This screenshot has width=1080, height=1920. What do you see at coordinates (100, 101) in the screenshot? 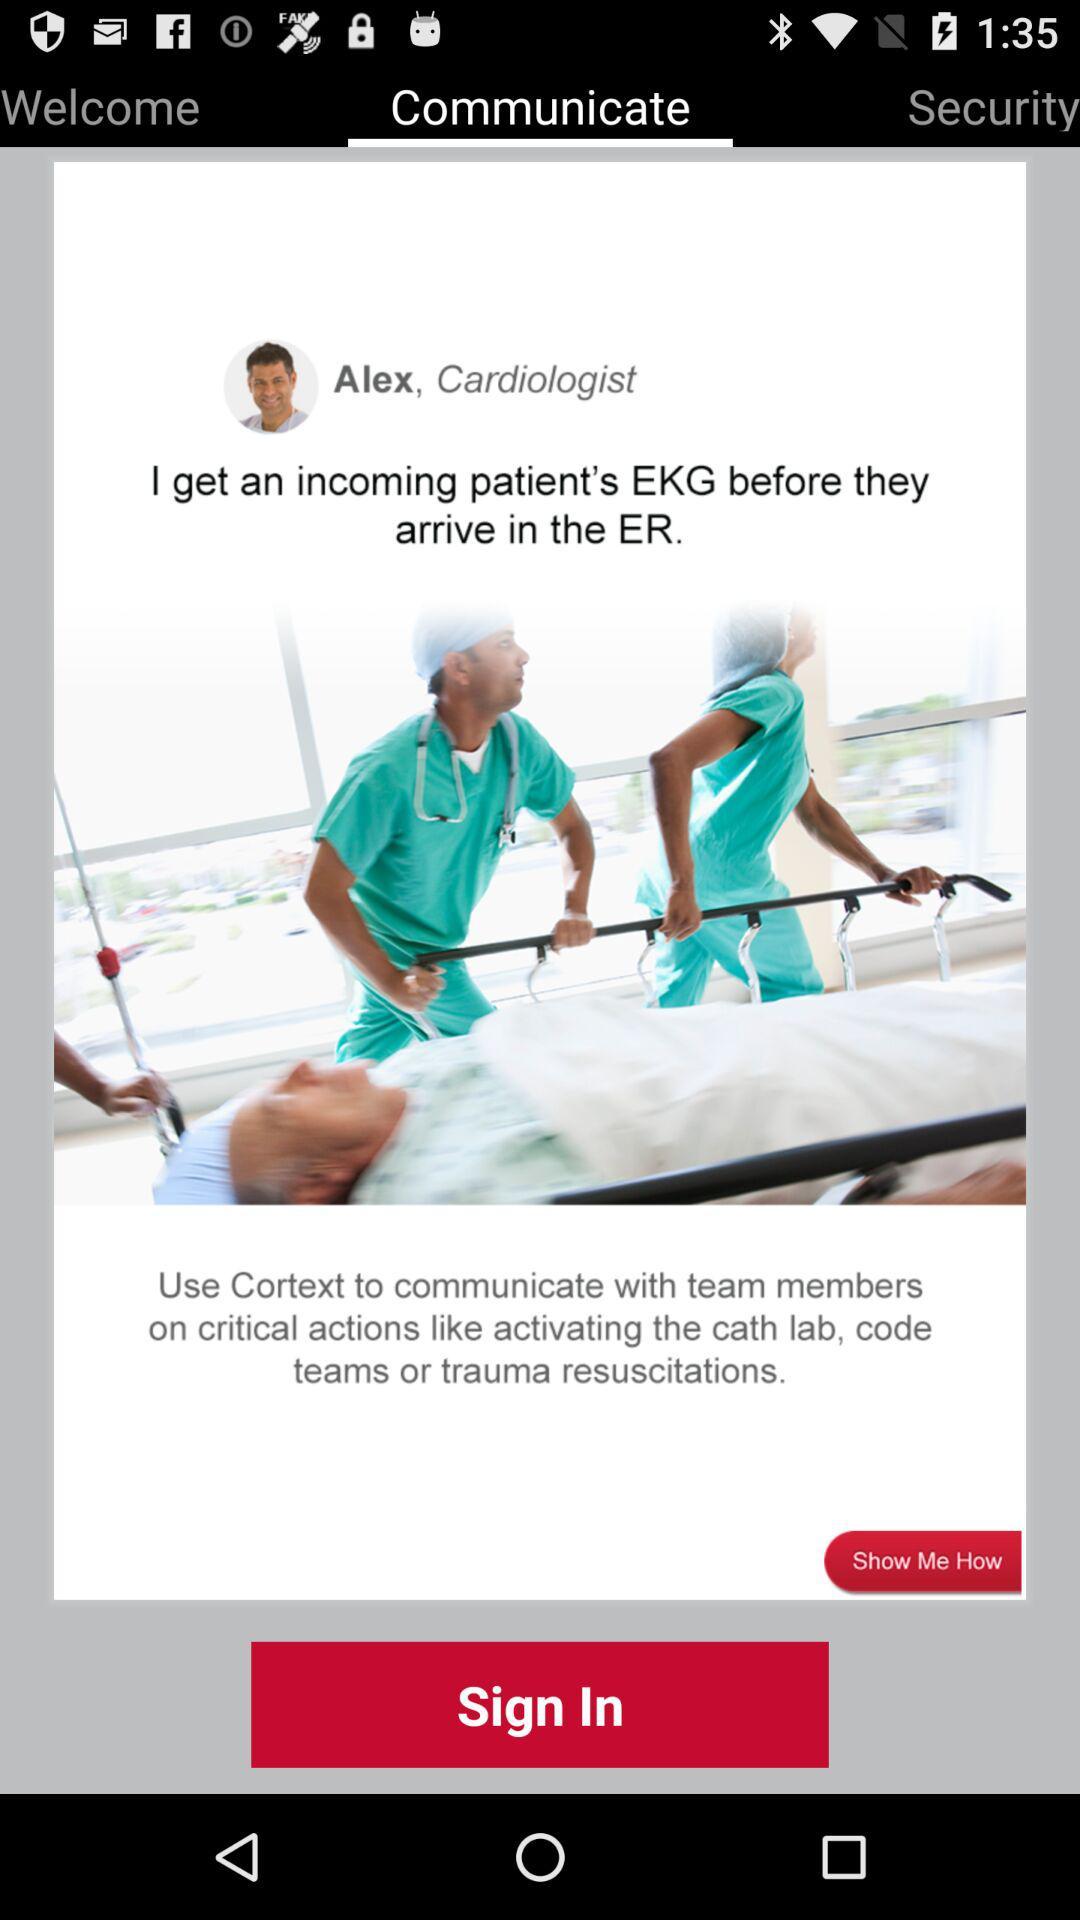
I see `the item to the left of the communicate app` at bounding box center [100, 101].